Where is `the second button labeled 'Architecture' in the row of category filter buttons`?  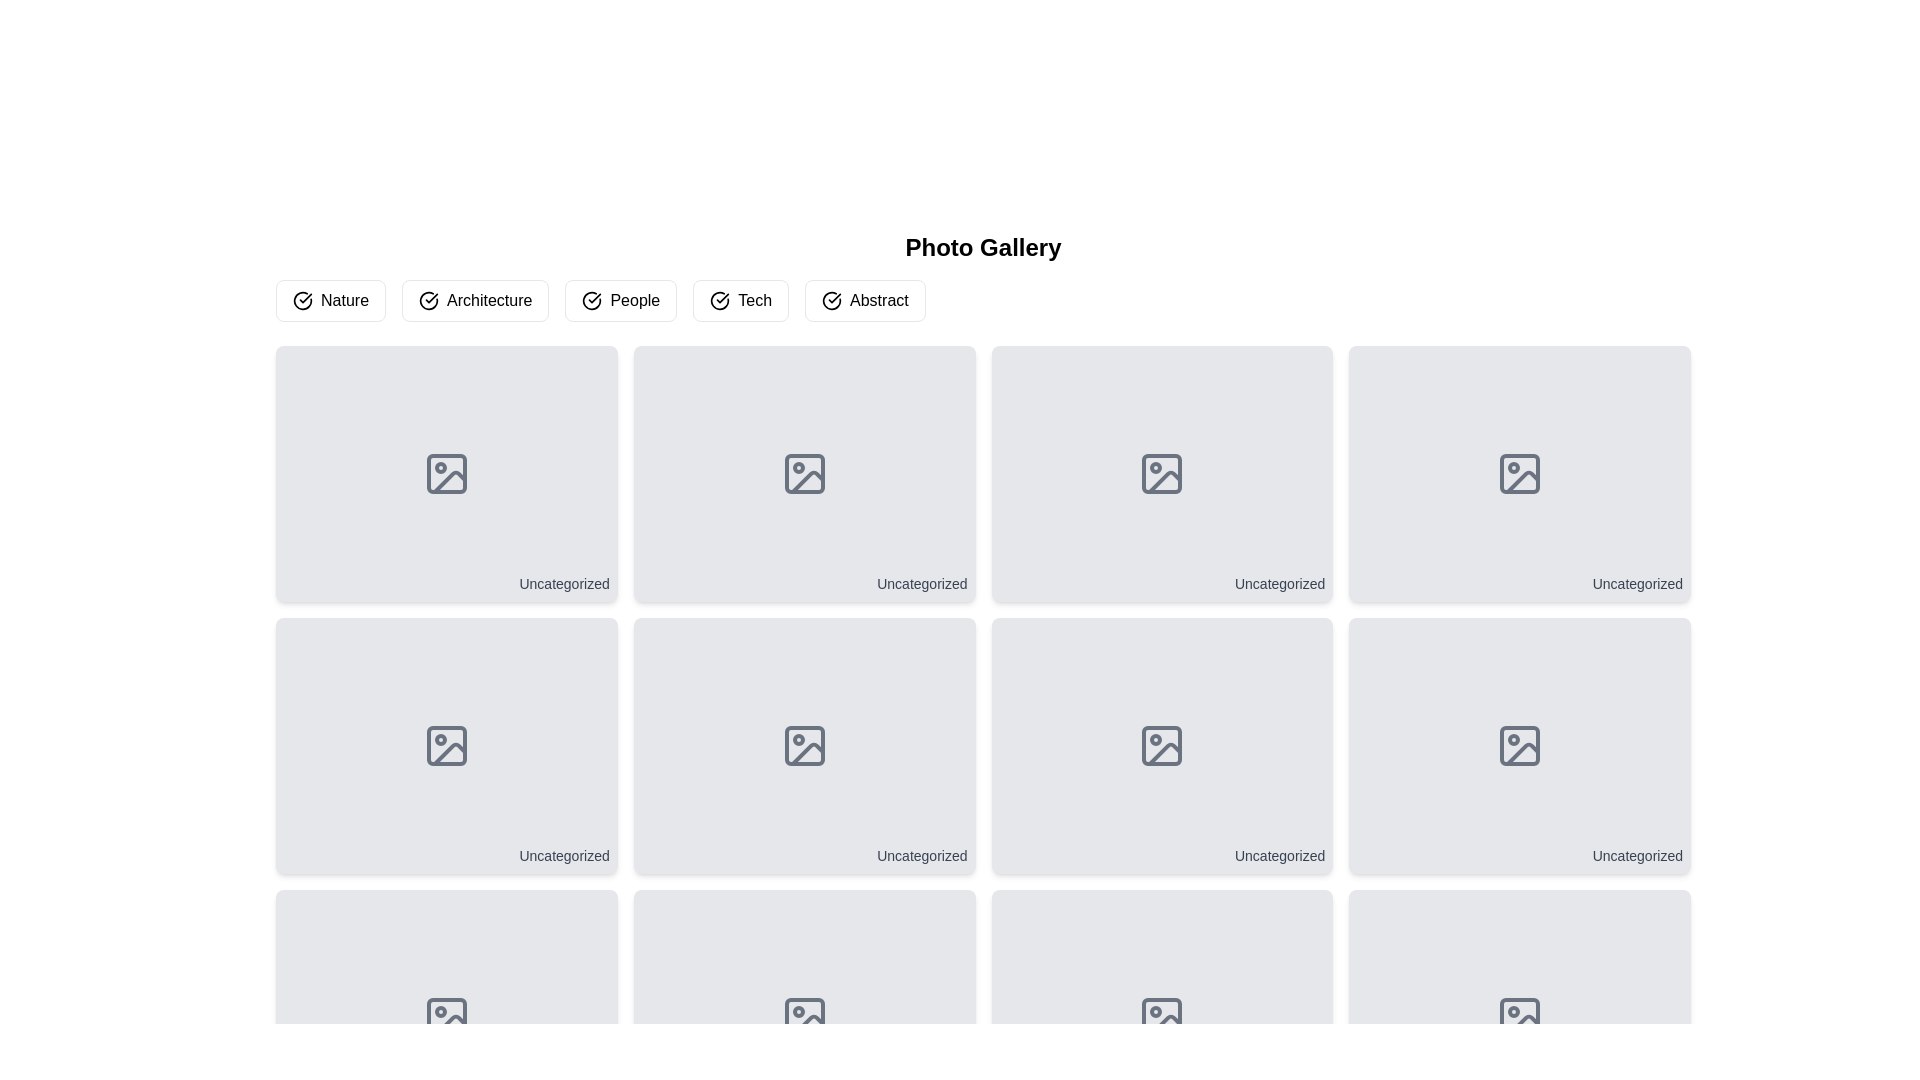 the second button labeled 'Architecture' in the row of category filter buttons is located at coordinates (474, 300).